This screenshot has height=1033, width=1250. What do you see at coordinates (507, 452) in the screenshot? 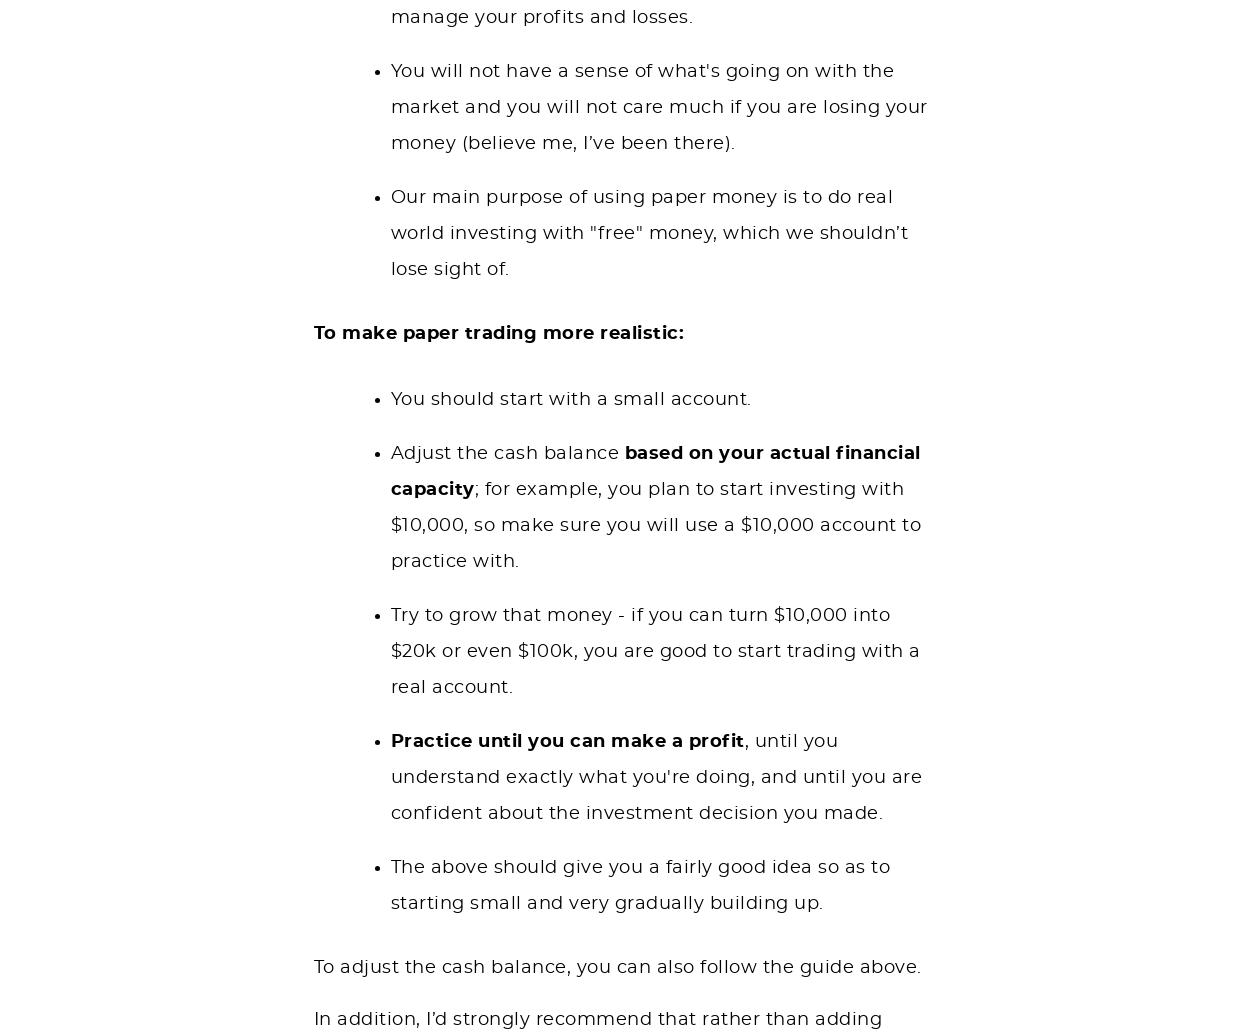
I see `'Adjust the cash balance'` at bounding box center [507, 452].